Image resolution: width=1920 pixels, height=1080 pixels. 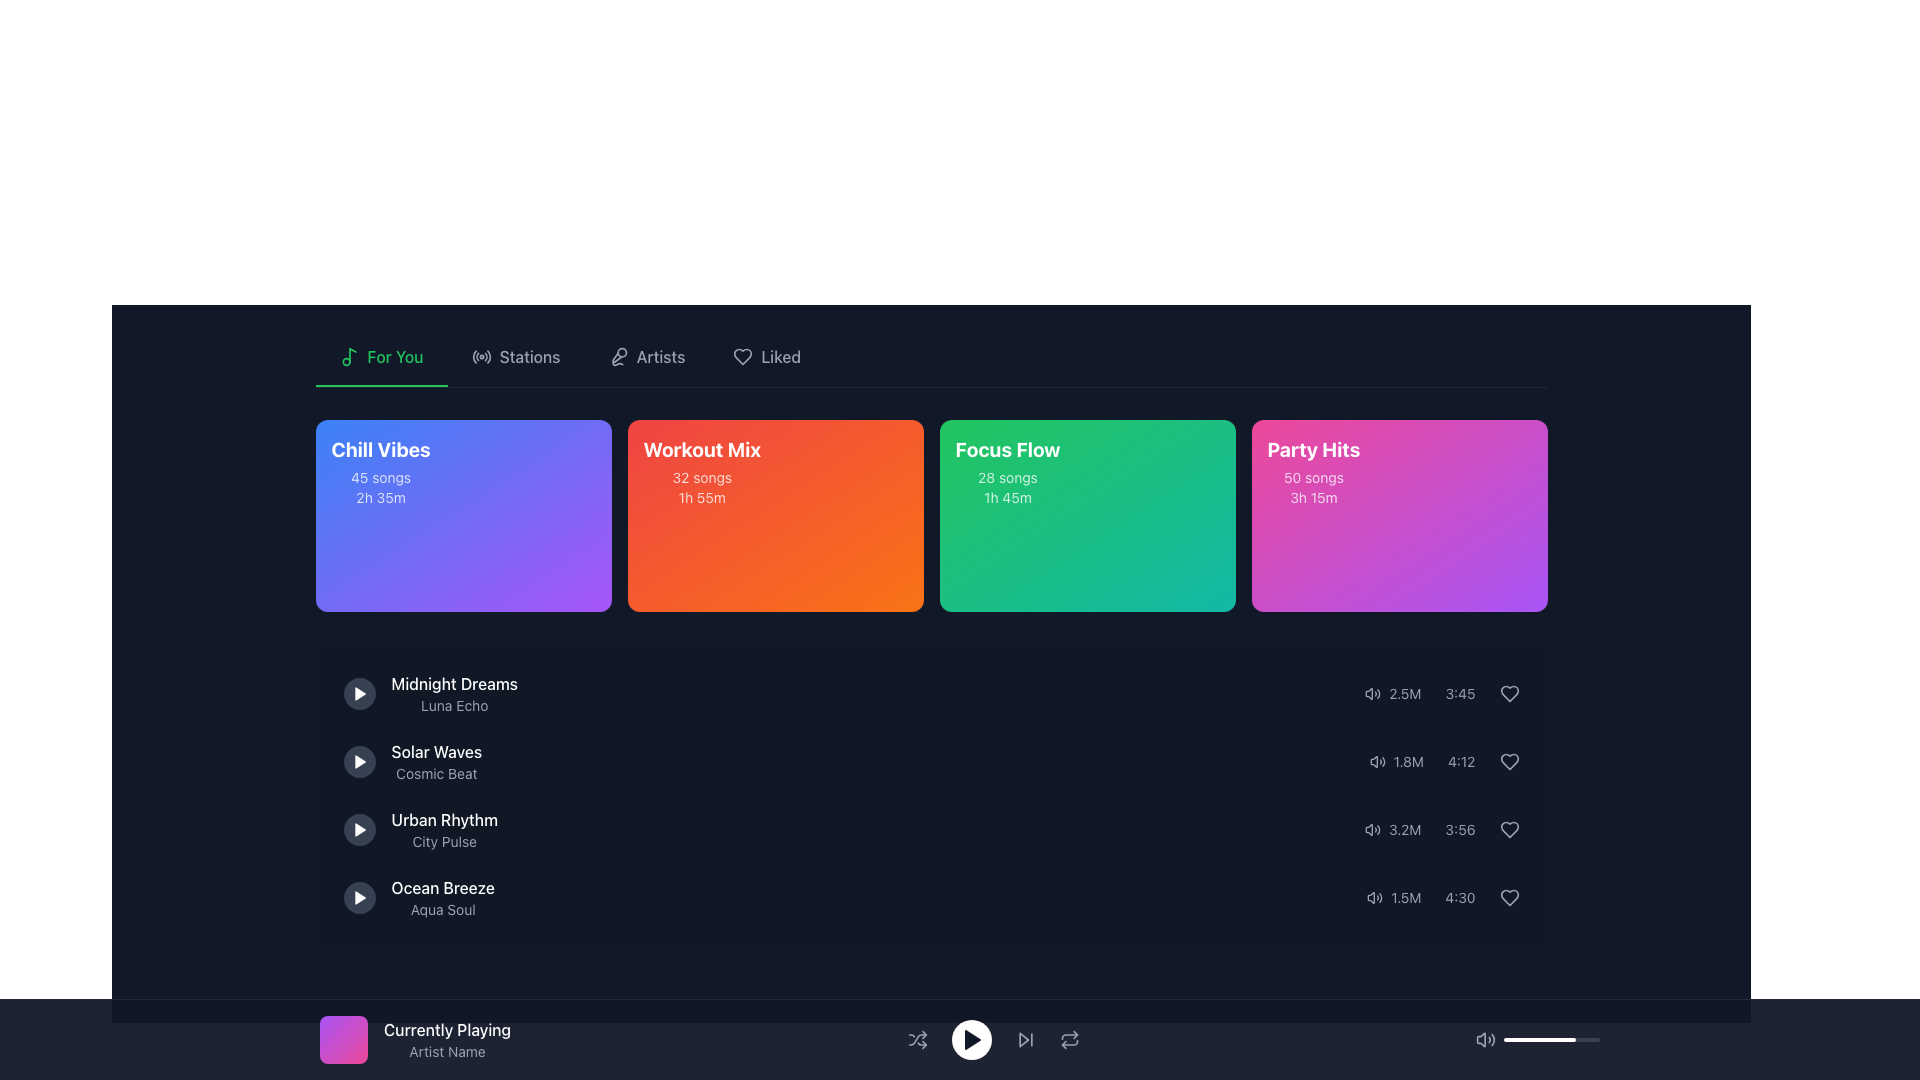 I want to click on the play button located in the top-right corner of the 'Chill Vibes' card, so click(x=574, y=463).